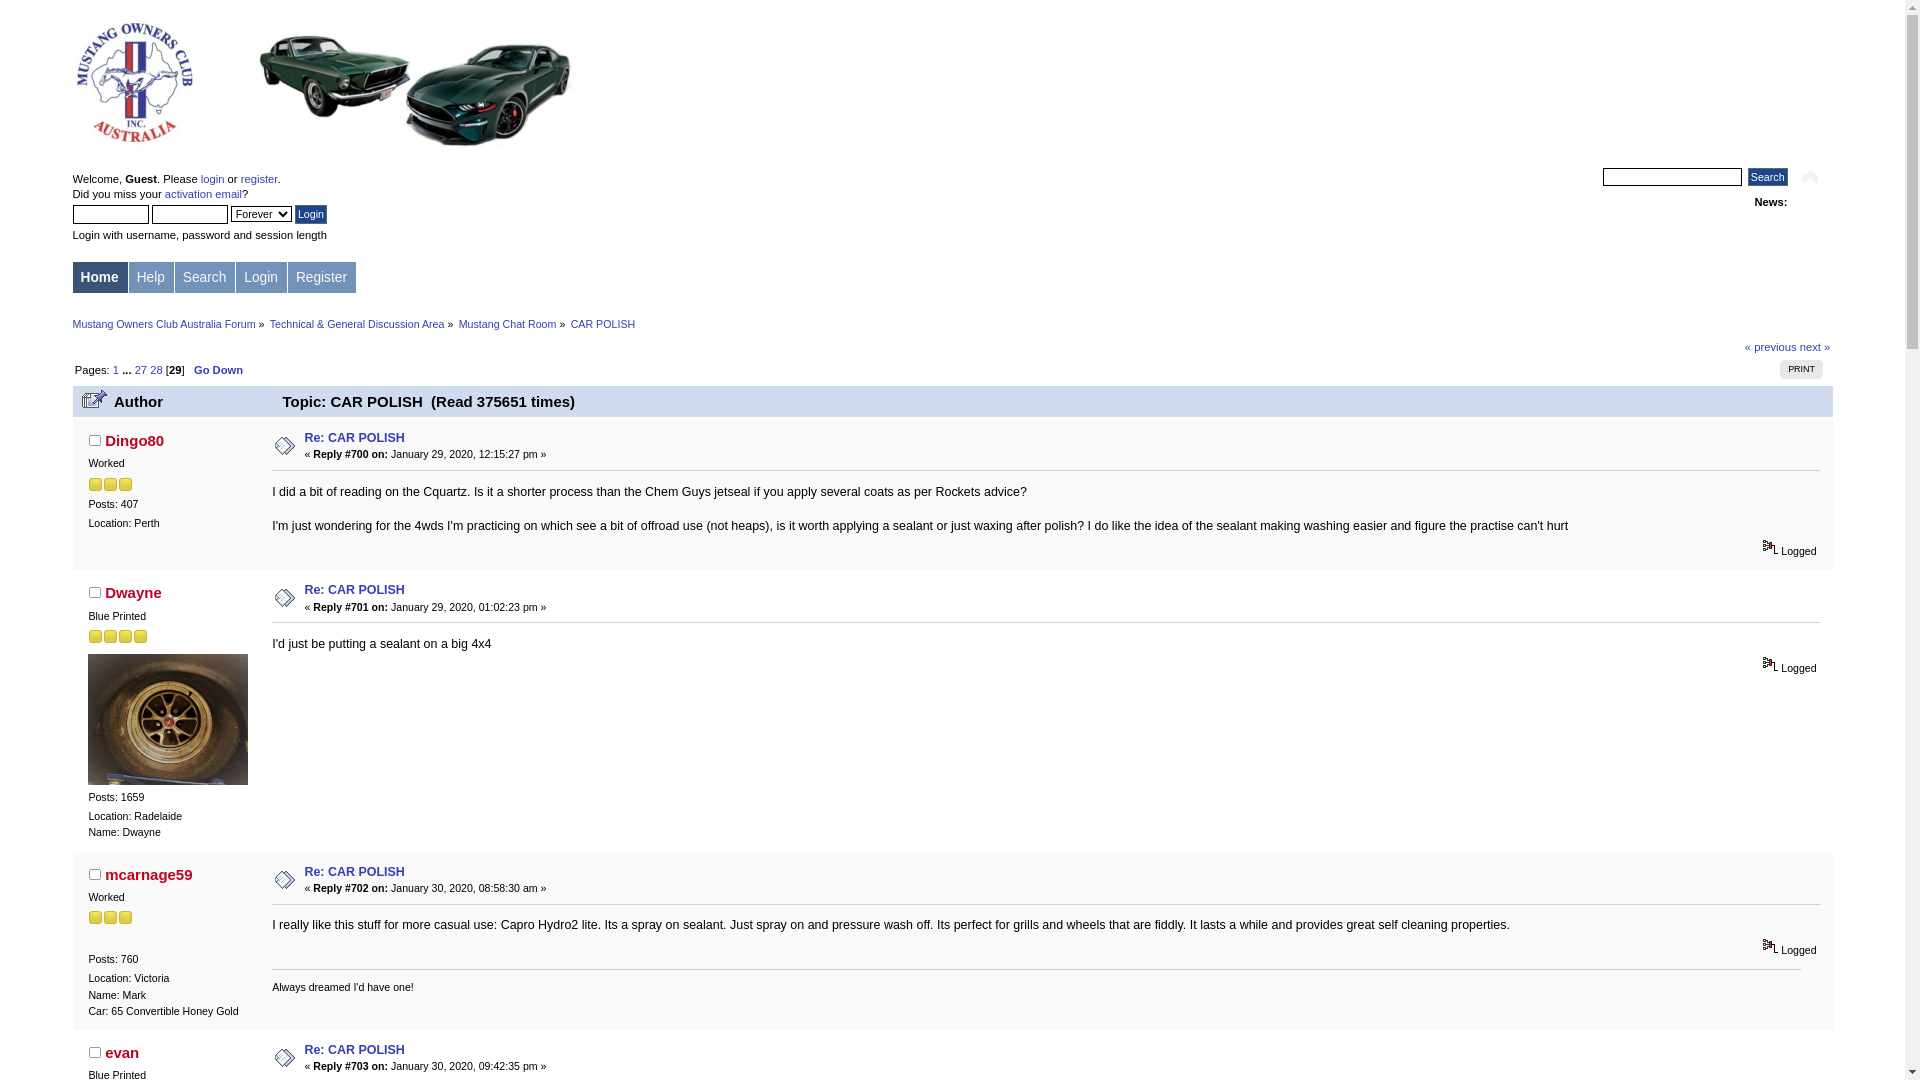 This screenshot has width=1920, height=1080. Describe the element at coordinates (1780, 369) in the screenshot. I see `'PRINT'` at that location.